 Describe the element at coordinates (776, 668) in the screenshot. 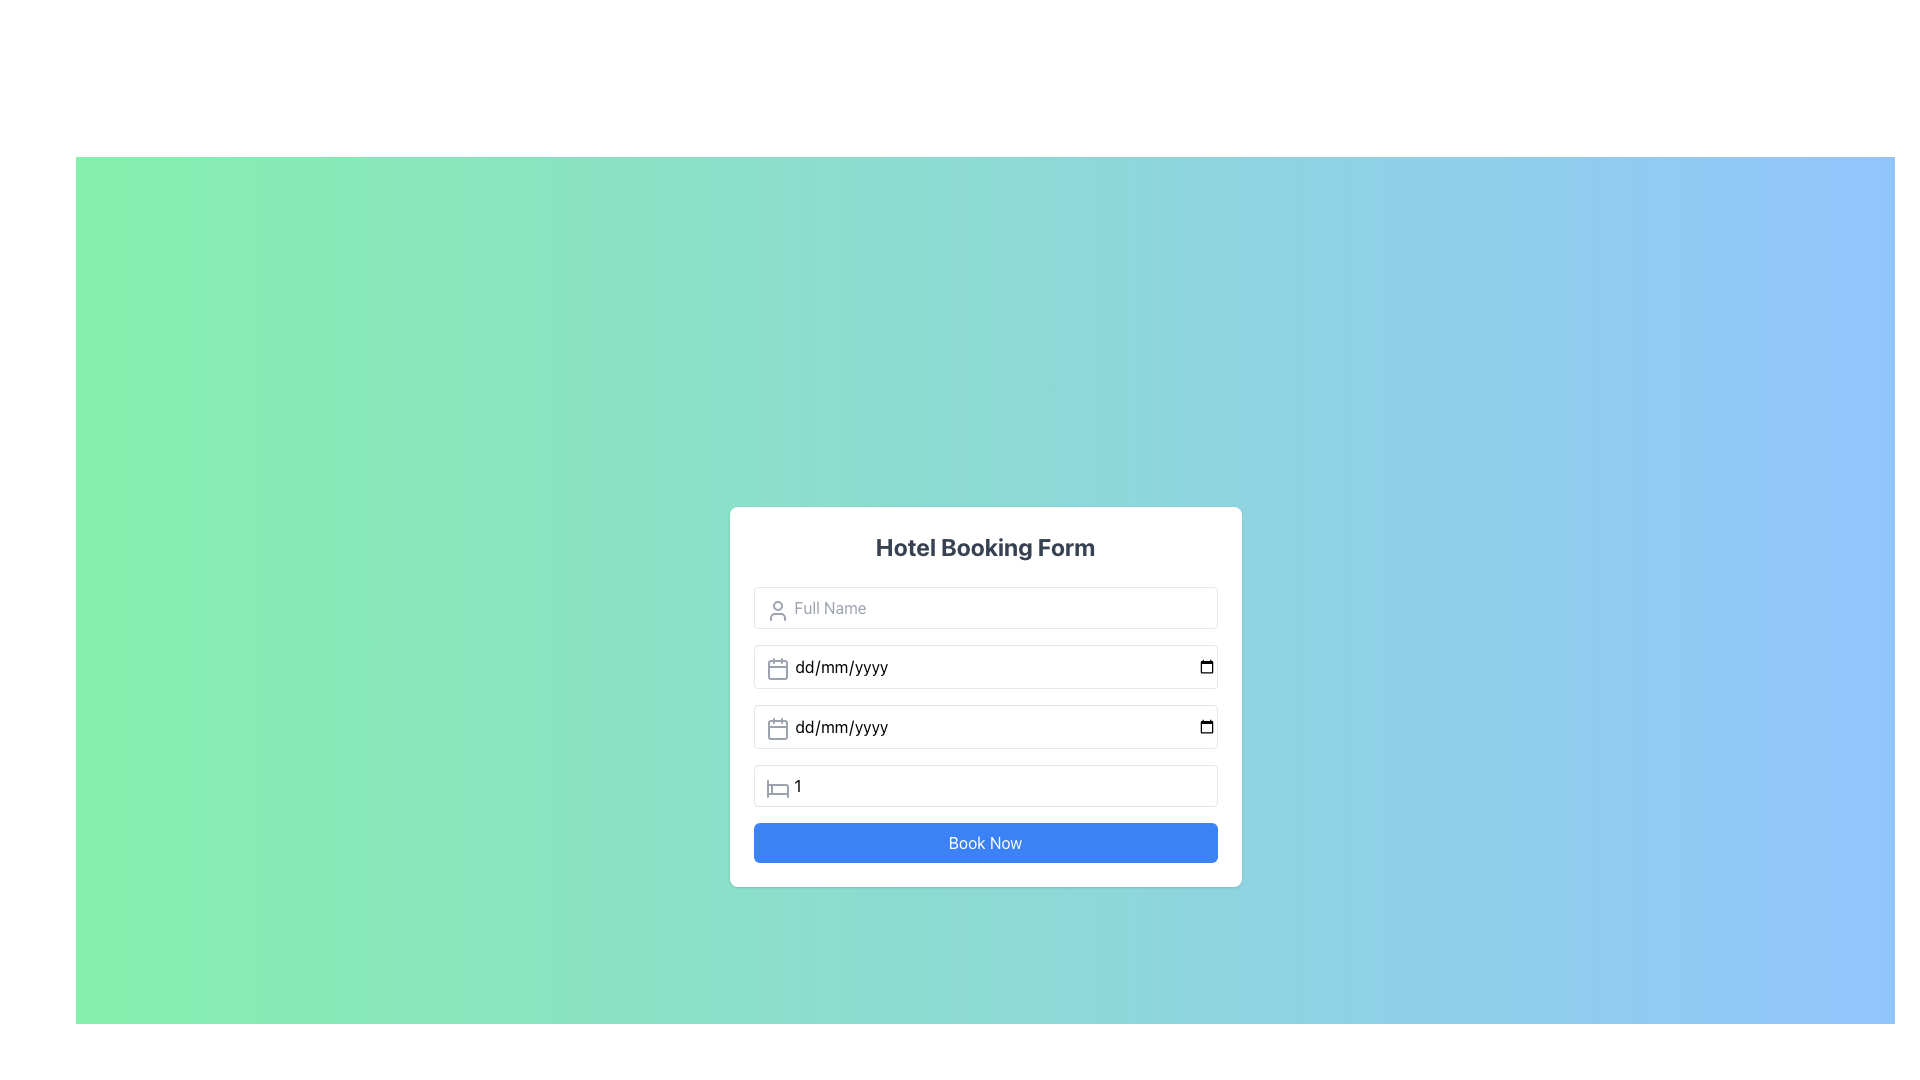

I see `the interactive calendar picker icon located to the left of the first date text field` at that location.